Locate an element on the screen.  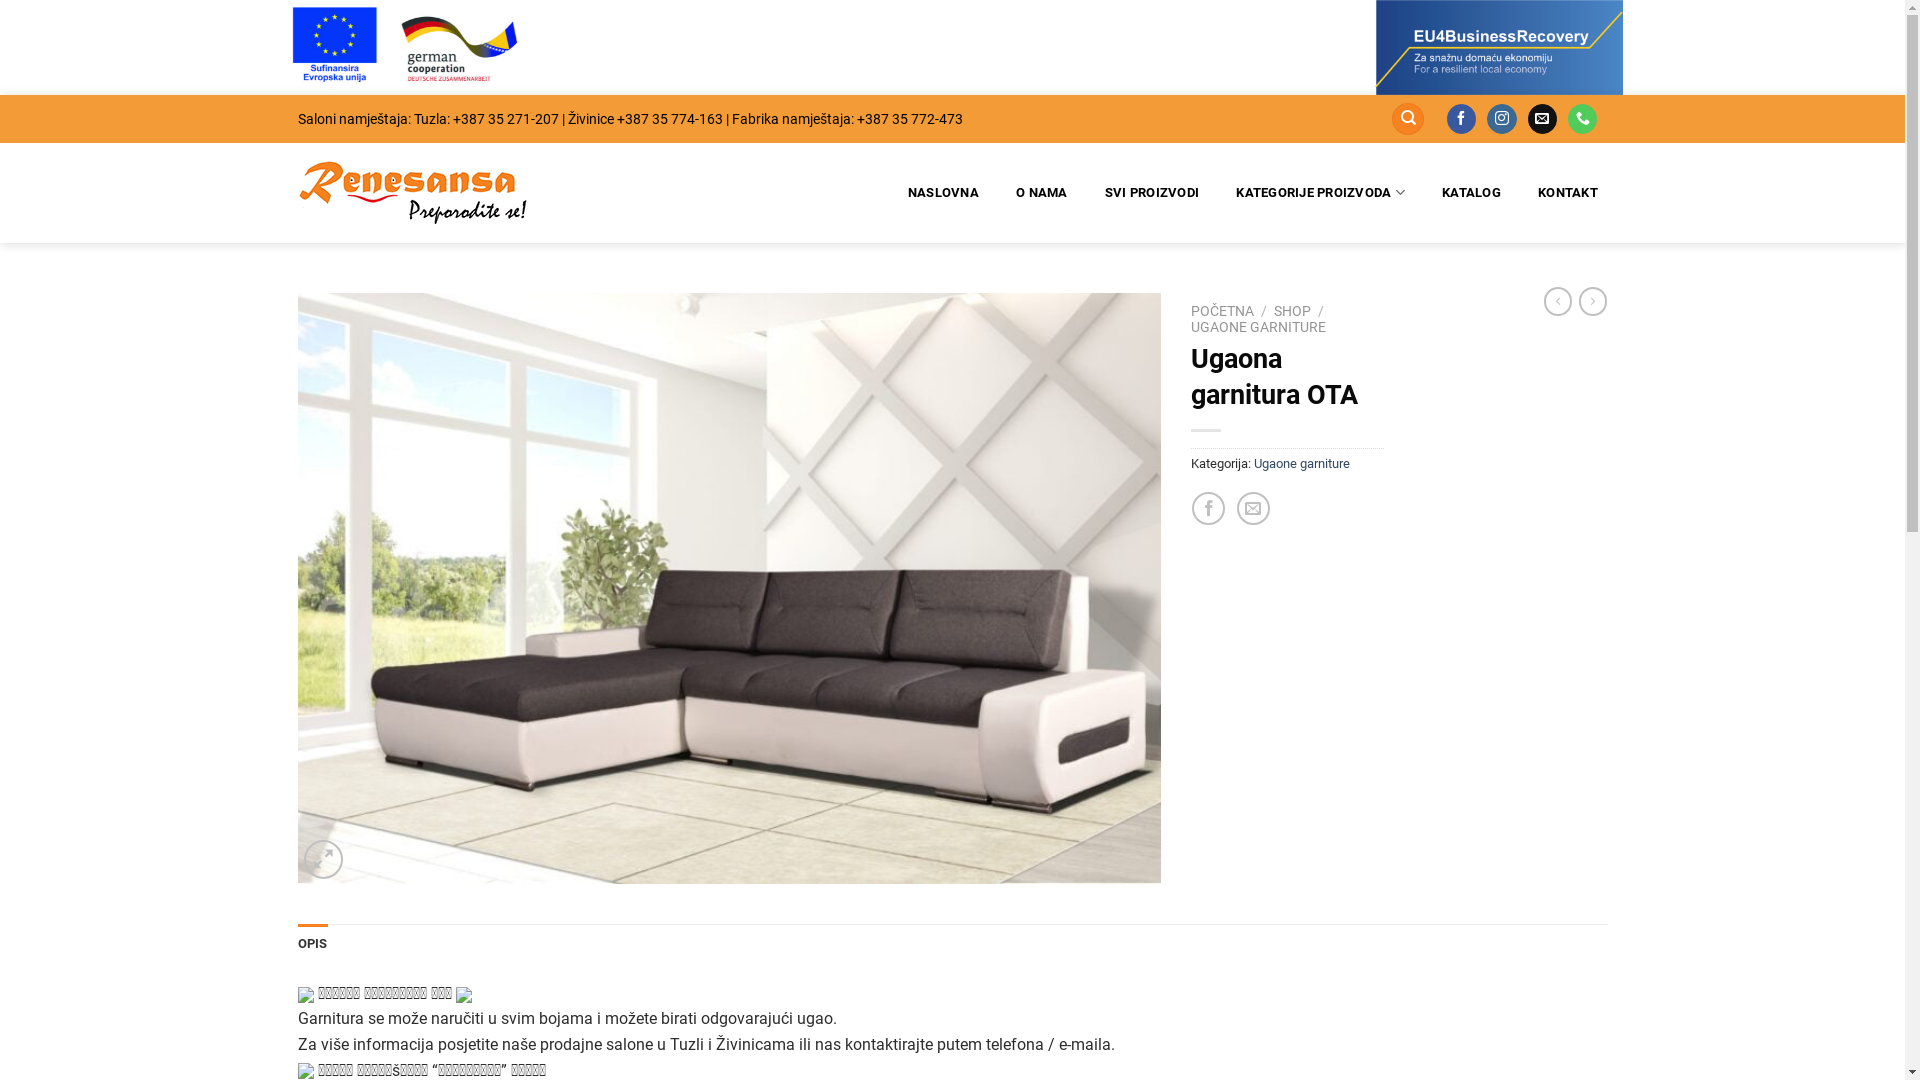
'UGAONE GARNITURE' is located at coordinates (1190, 326).